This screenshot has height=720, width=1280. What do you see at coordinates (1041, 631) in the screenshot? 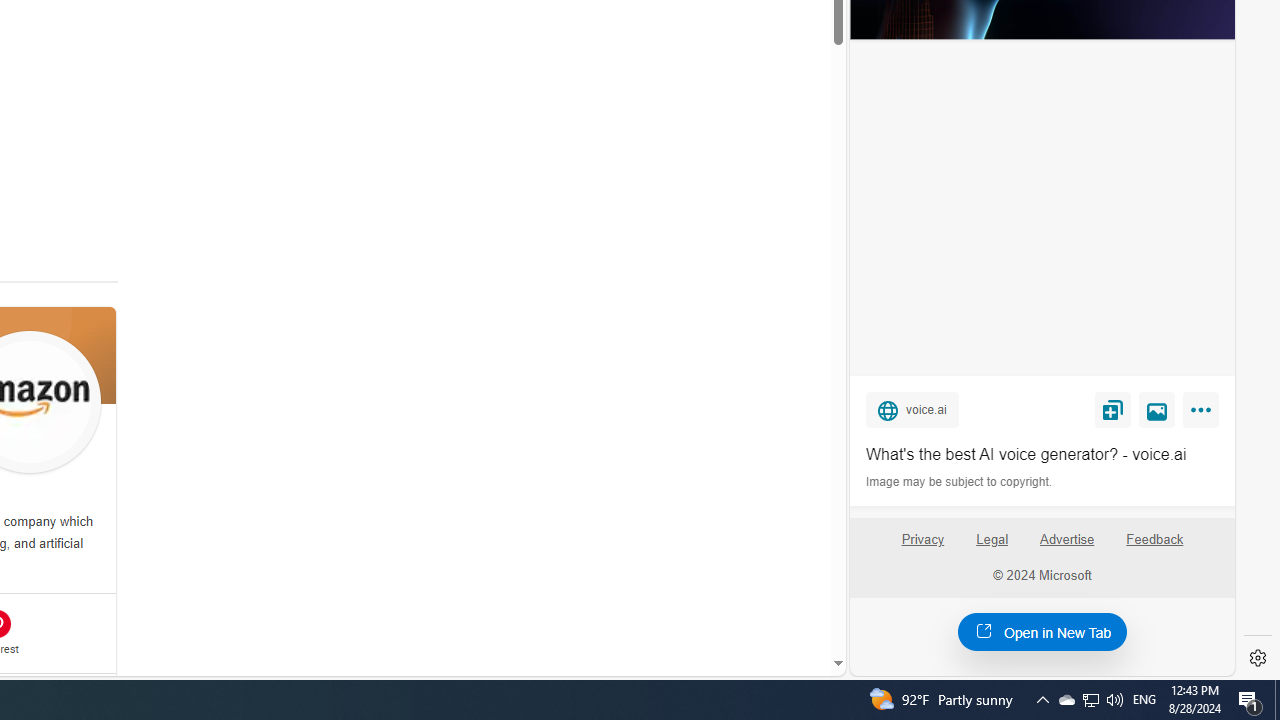
I see `'Open in New Tab'` at bounding box center [1041, 631].